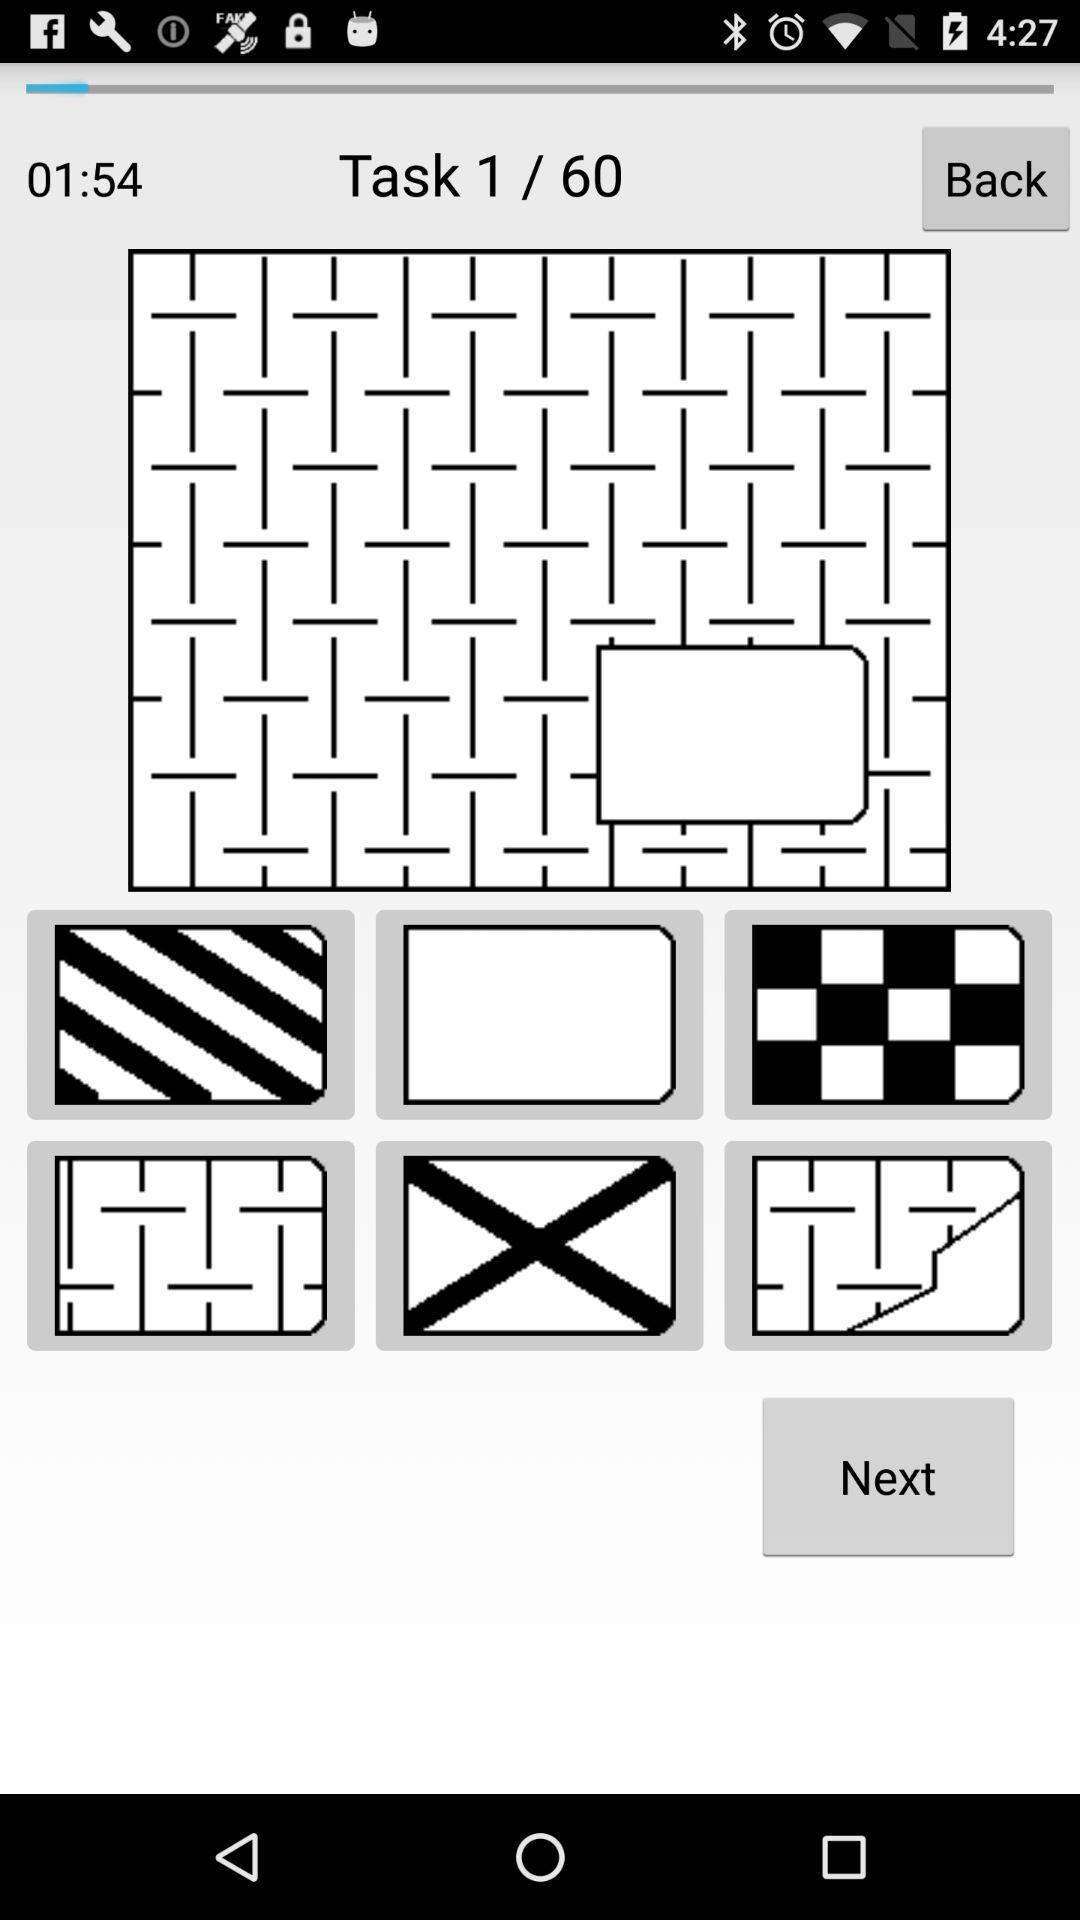 Image resolution: width=1080 pixels, height=1920 pixels. I want to click on back item, so click(995, 178).